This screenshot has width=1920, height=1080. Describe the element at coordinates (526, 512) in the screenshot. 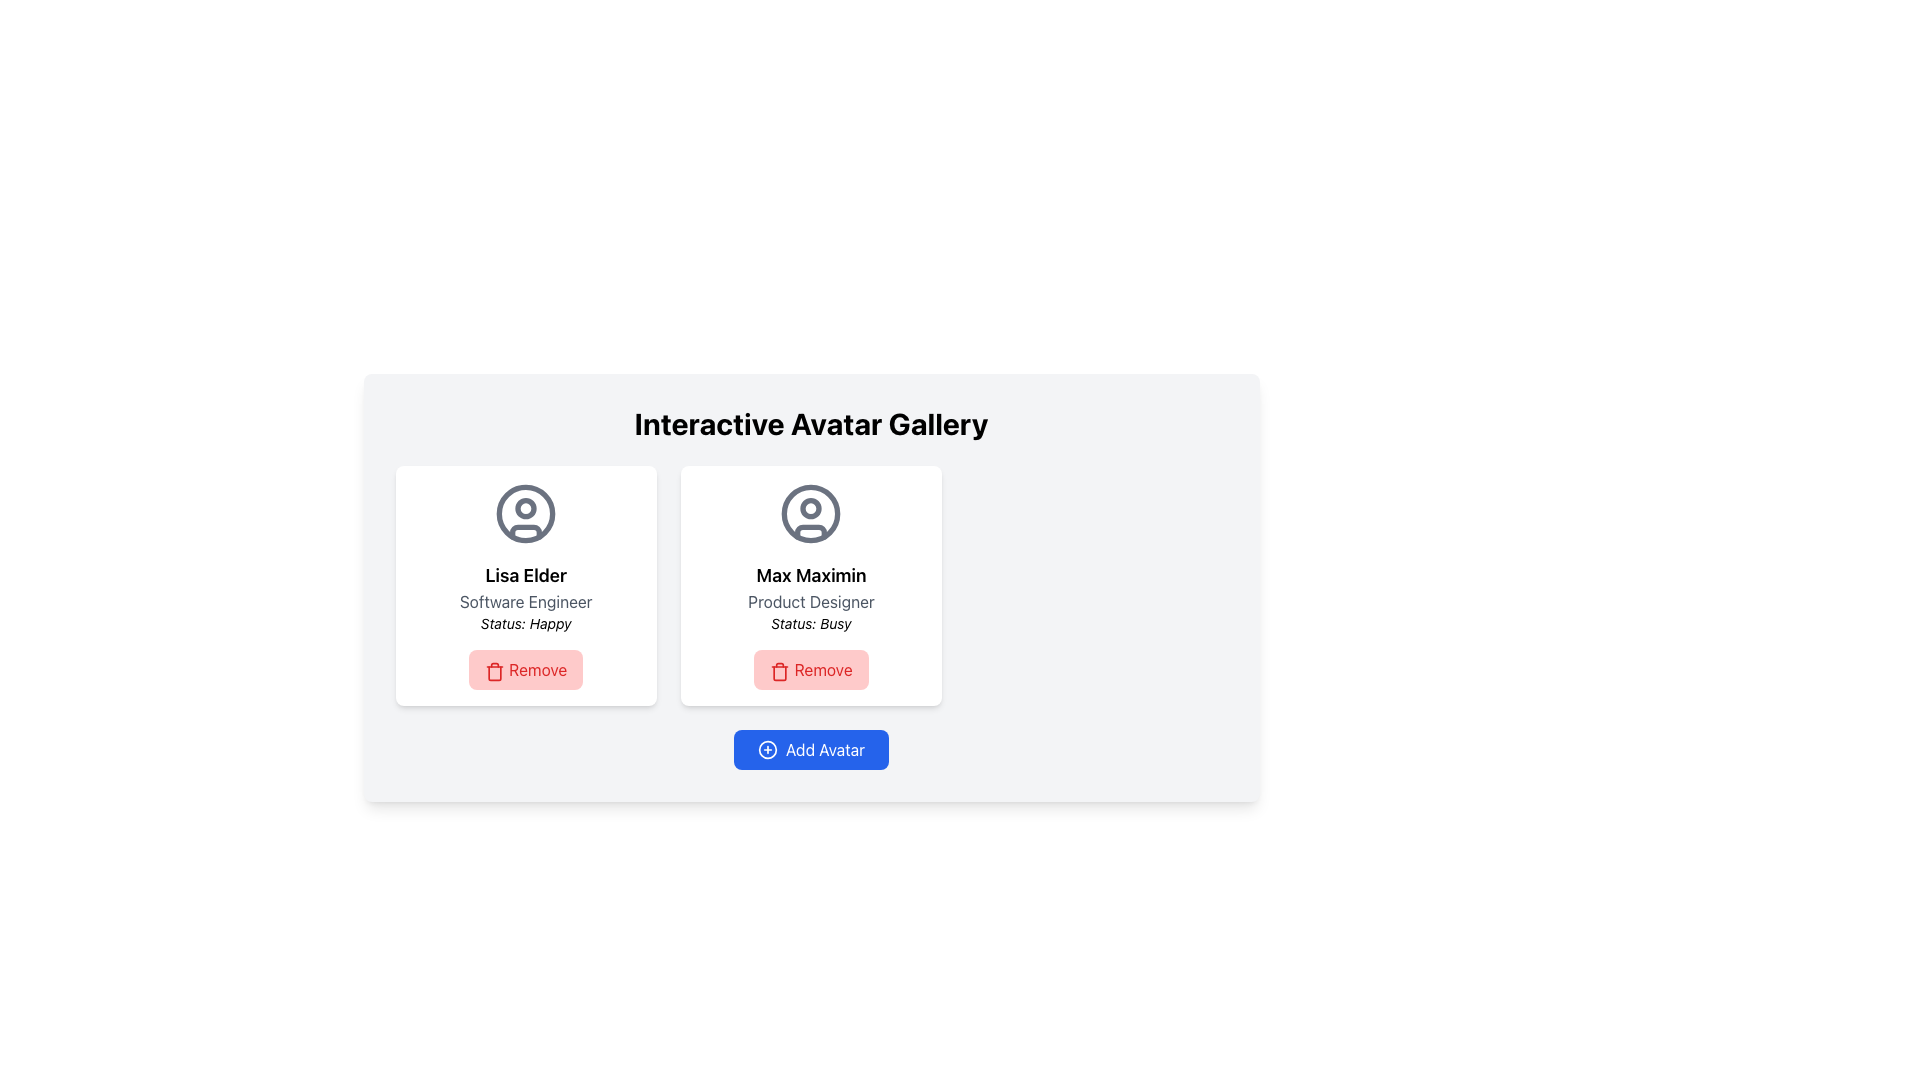

I see `the circular graphical component that resembles a ring, which is part of the avatar icon in the card labeled 'Lisa Elder'` at that location.